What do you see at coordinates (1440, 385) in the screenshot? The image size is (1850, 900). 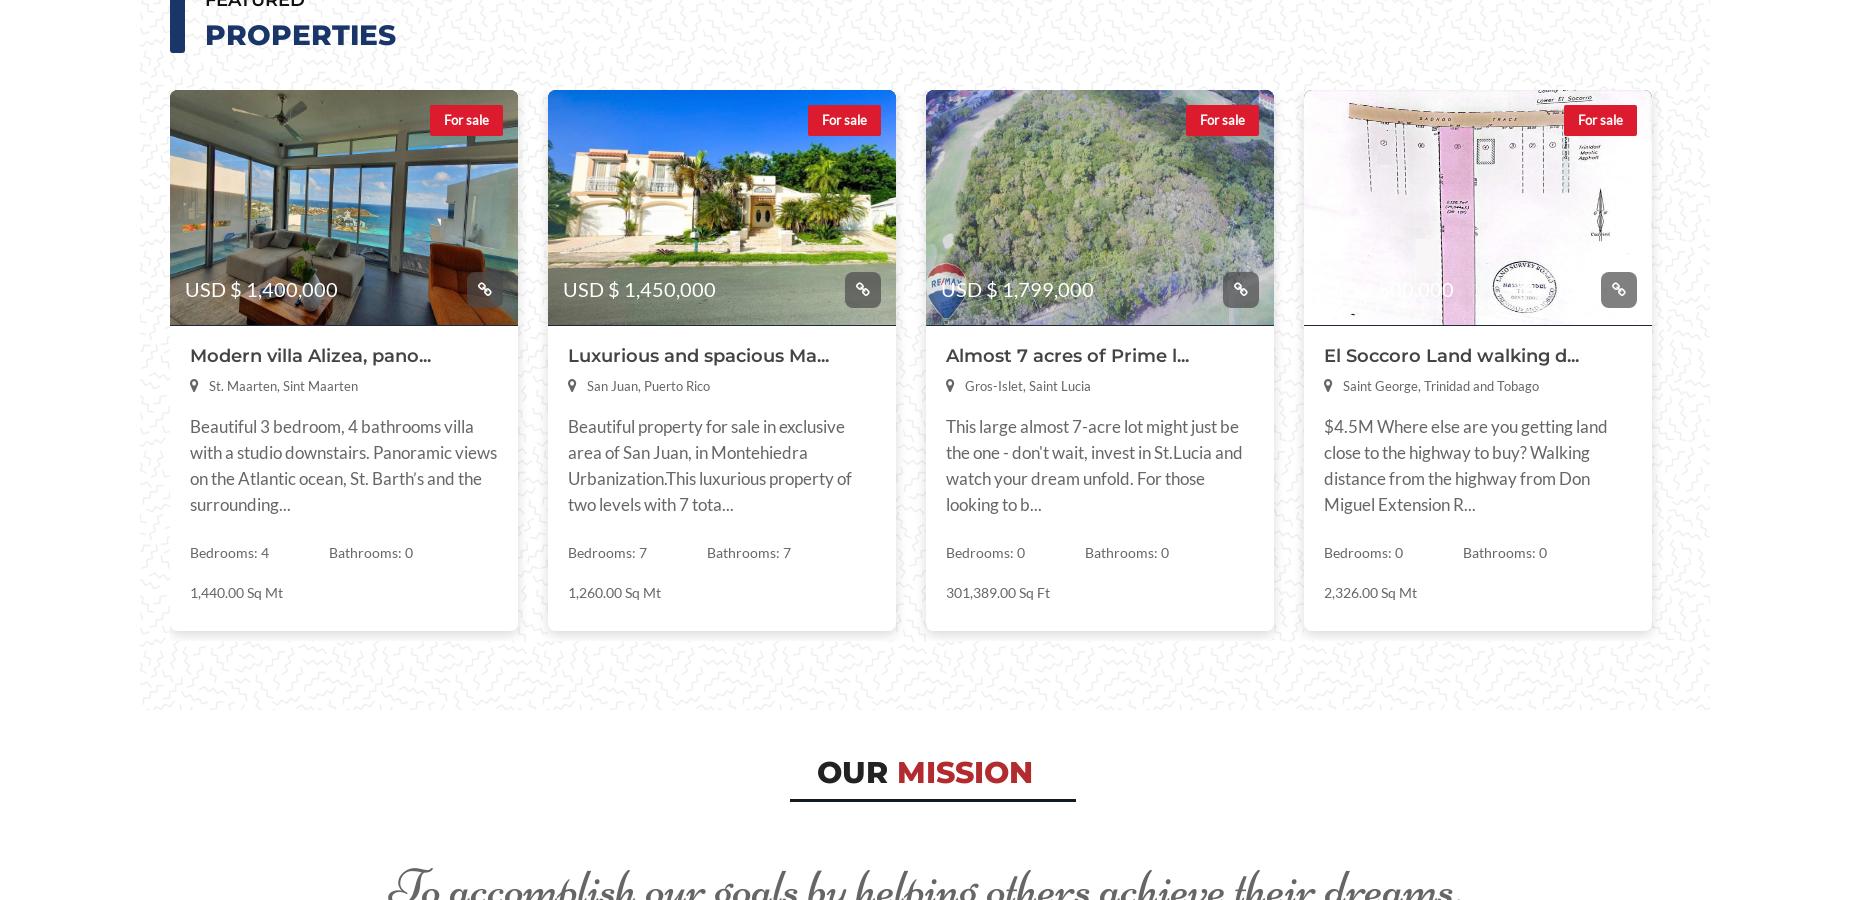 I see `'Saint George, Trinidad and Tobago'` at bounding box center [1440, 385].